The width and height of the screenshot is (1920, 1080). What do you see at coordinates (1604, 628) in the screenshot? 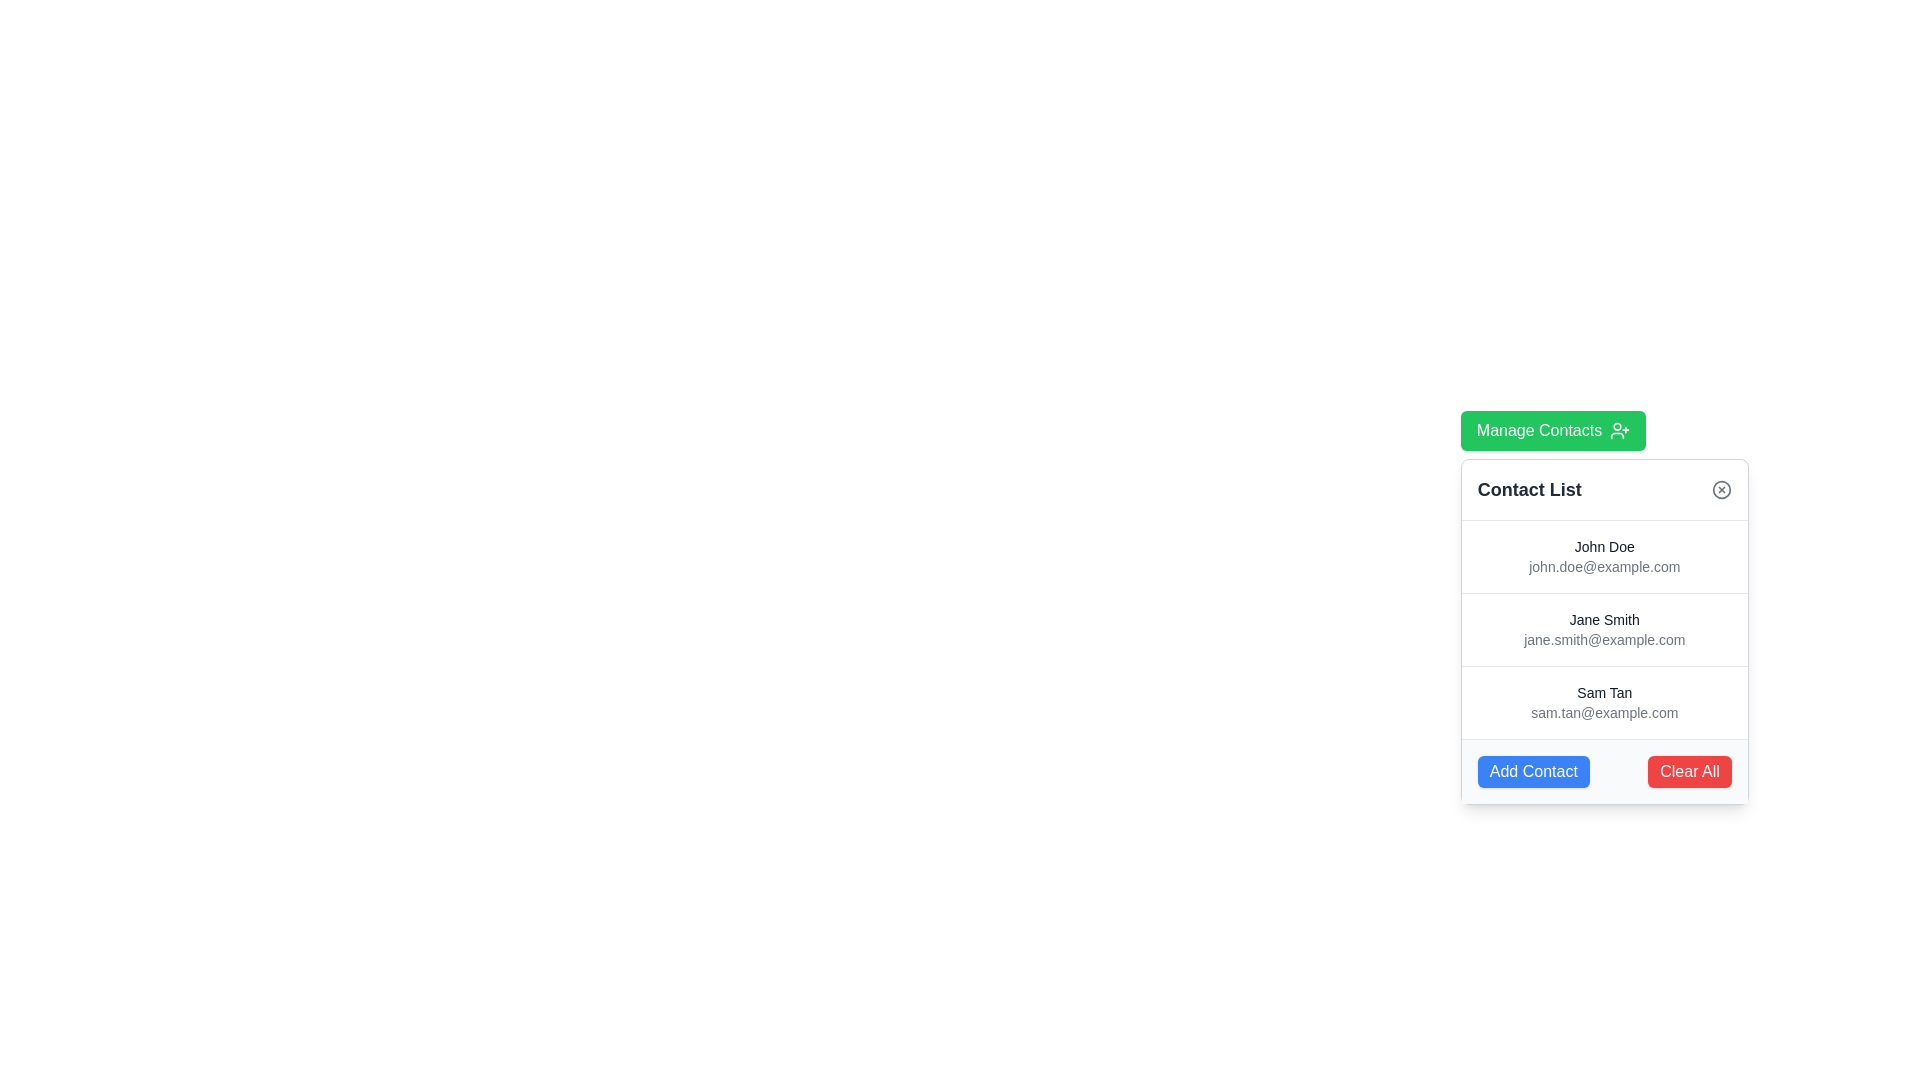
I see `contact name and email for 'Jane Smith', which is the second entry in the contact list below 'John Doe'` at bounding box center [1604, 628].